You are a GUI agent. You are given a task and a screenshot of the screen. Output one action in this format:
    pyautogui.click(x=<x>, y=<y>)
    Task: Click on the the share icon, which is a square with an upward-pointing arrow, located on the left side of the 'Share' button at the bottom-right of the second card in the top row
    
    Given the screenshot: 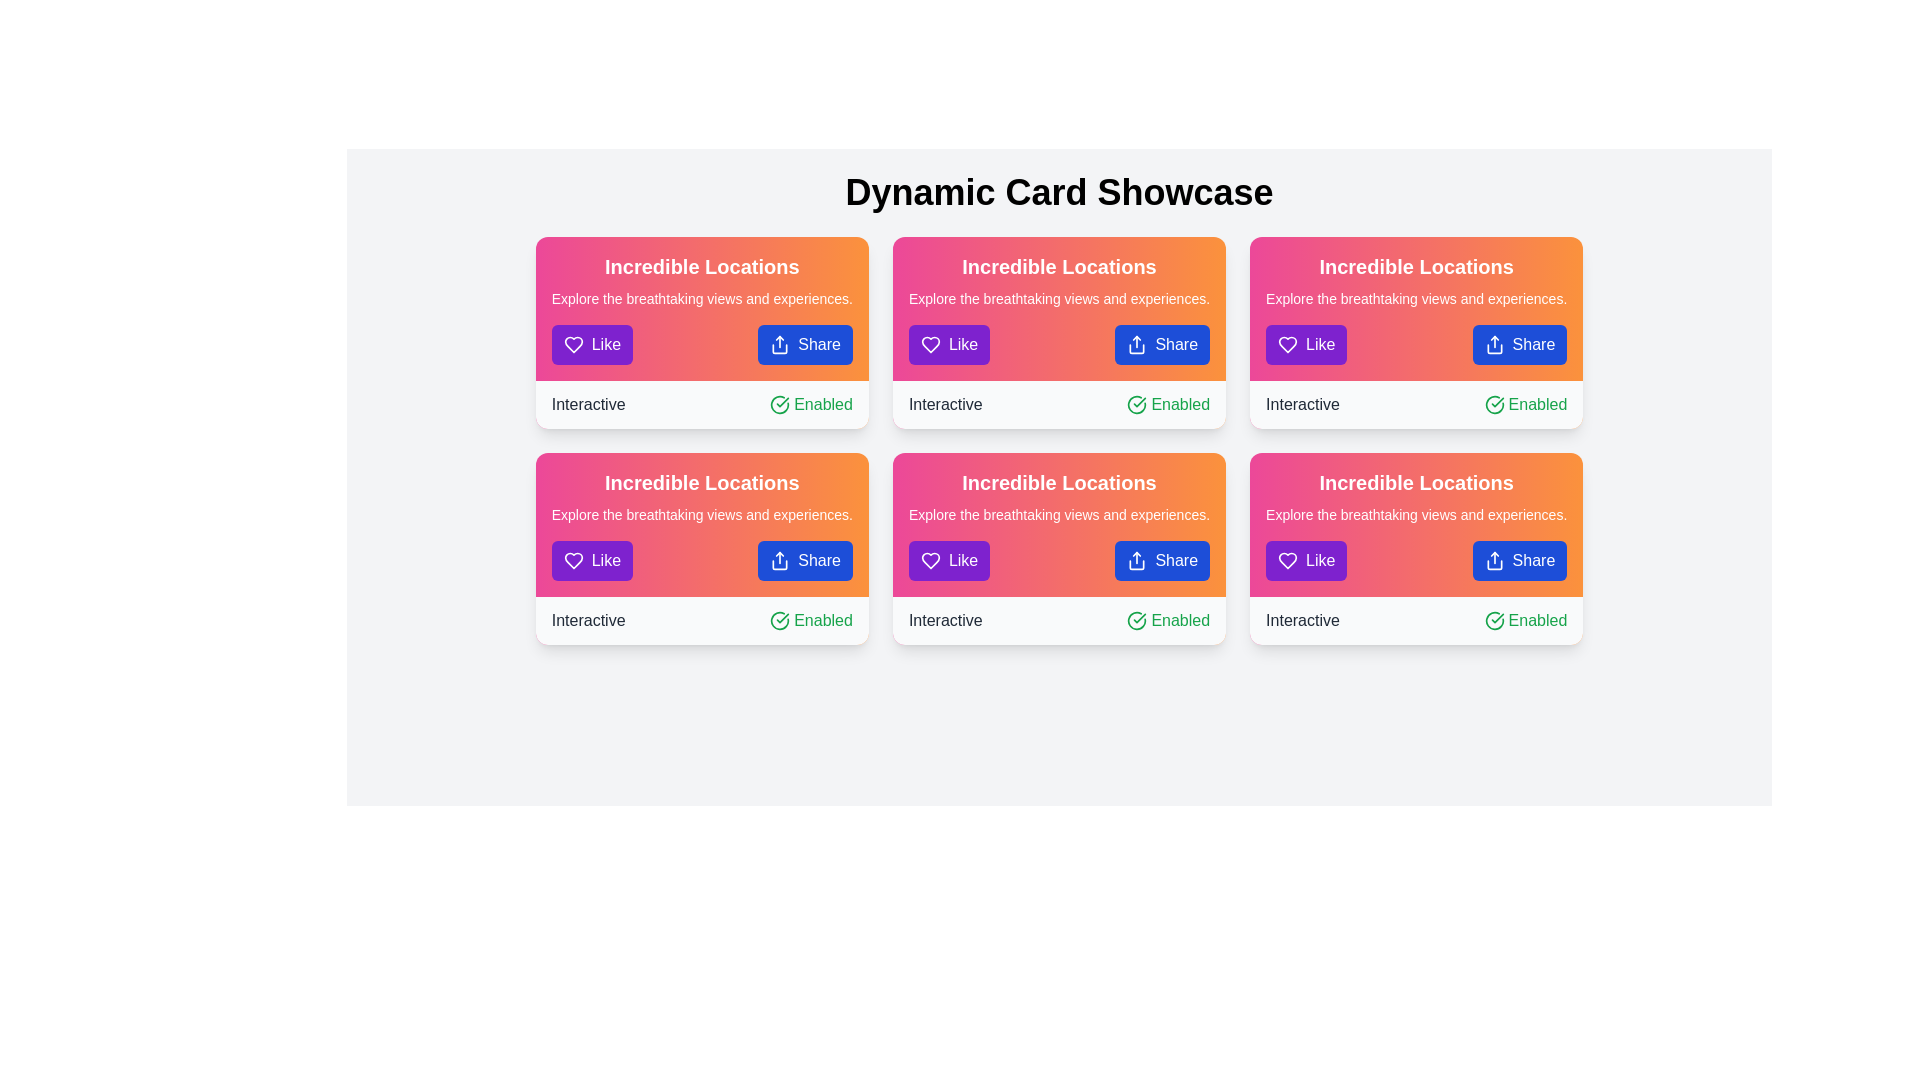 What is the action you would take?
    pyautogui.click(x=779, y=343)
    